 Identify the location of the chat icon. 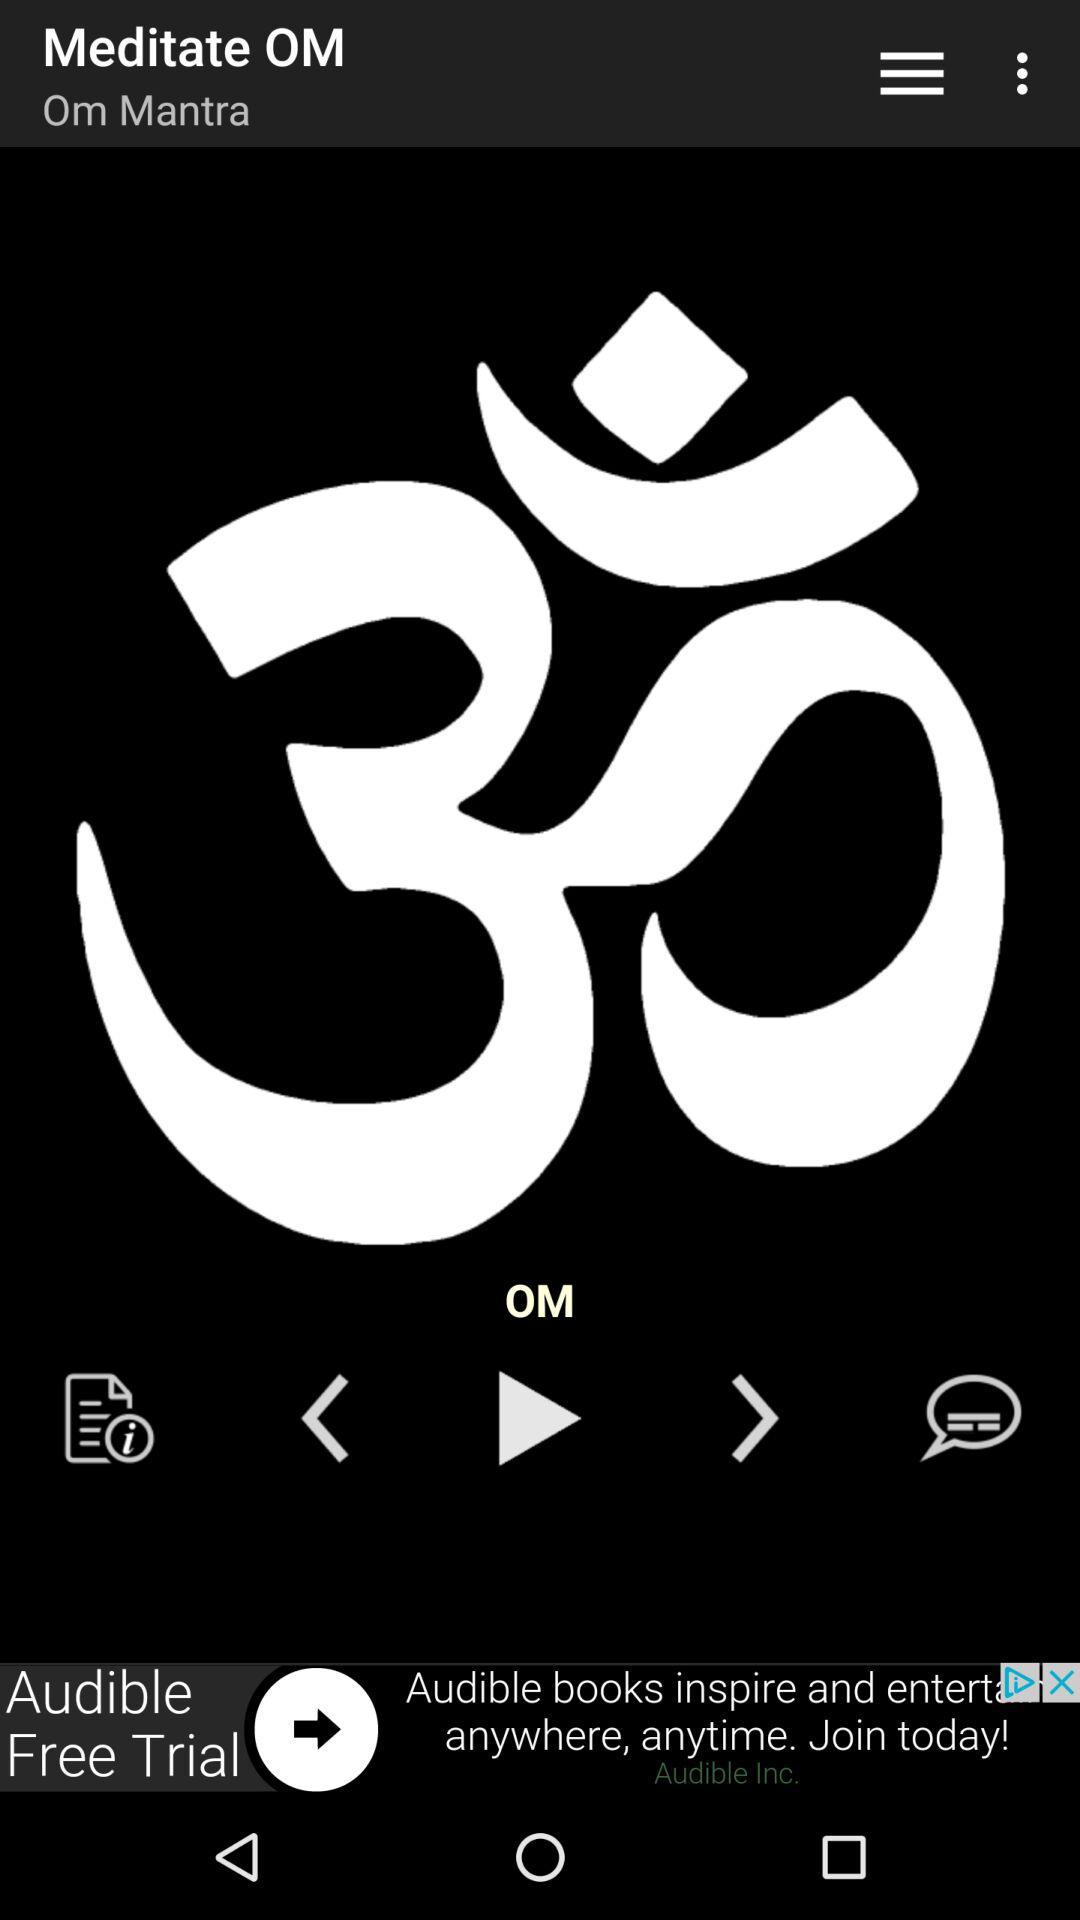
(969, 1417).